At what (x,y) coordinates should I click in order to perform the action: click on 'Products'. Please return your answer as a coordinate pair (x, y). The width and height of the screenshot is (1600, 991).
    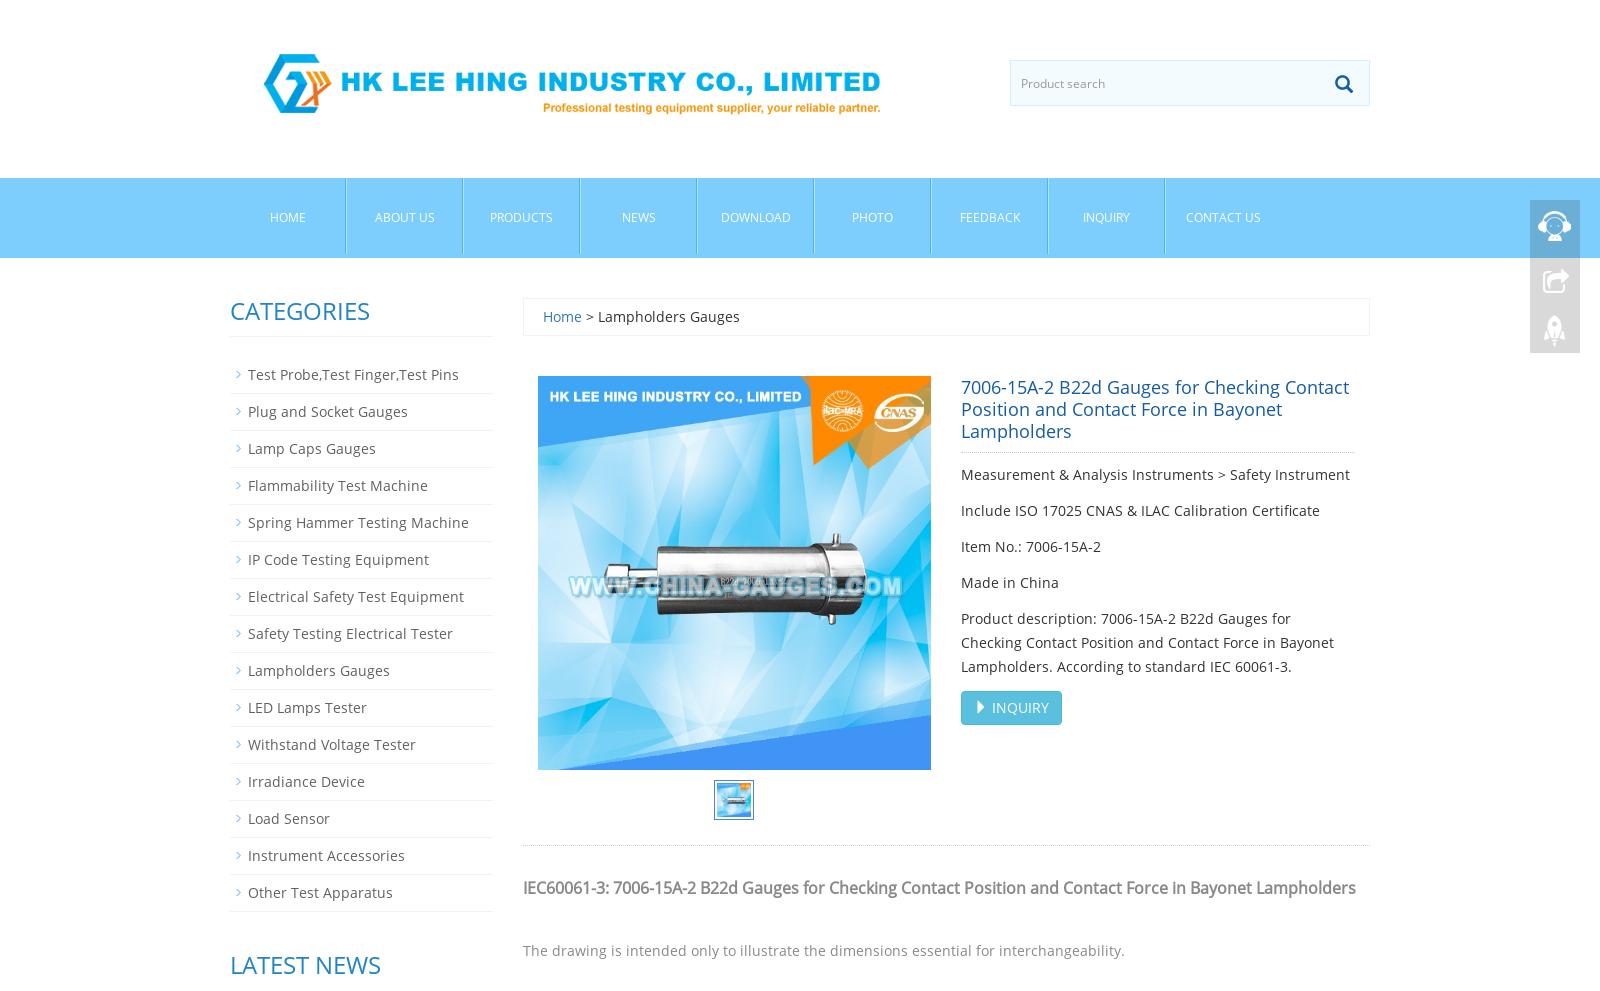
    Looking at the image, I should click on (520, 216).